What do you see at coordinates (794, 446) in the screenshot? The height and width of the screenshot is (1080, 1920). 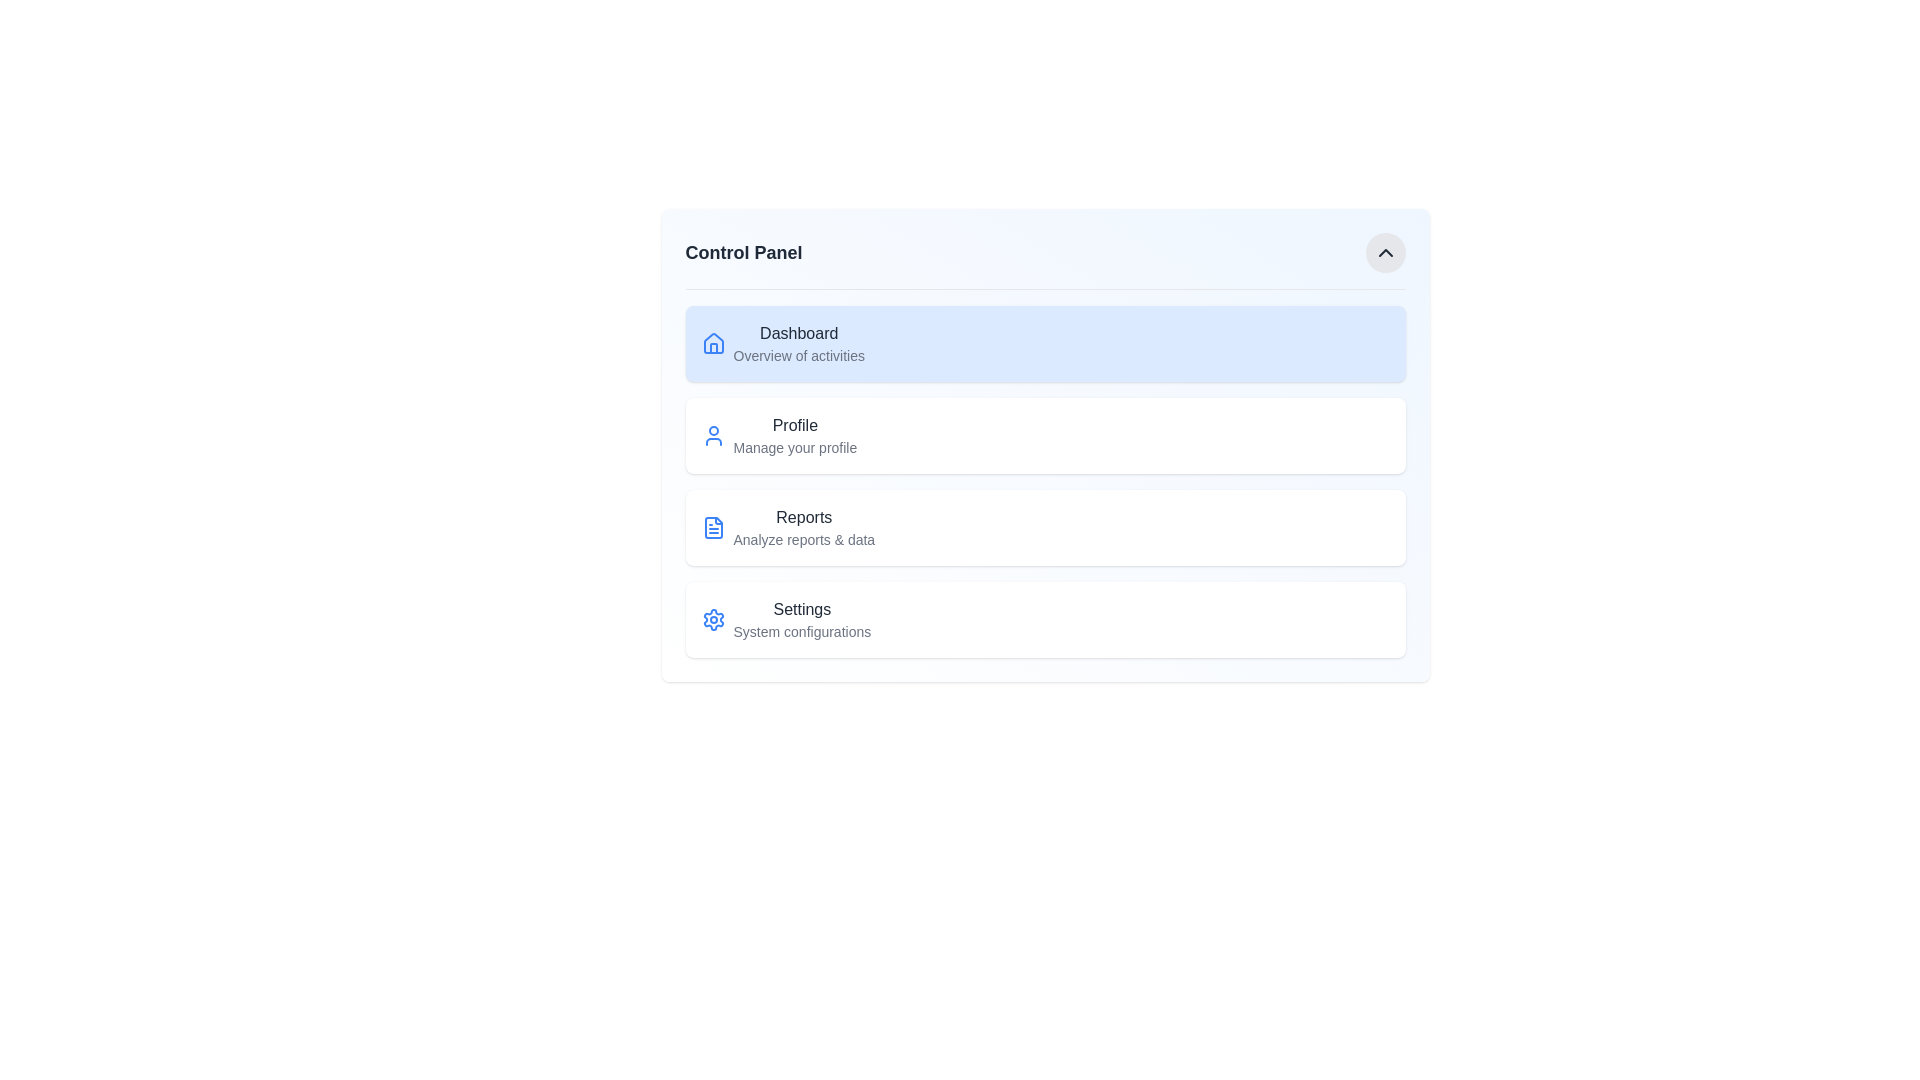 I see `the Text label that provides additional information about the 'Profile' section, positioned directly below the 'Profile' title` at bounding box center [794, 446].